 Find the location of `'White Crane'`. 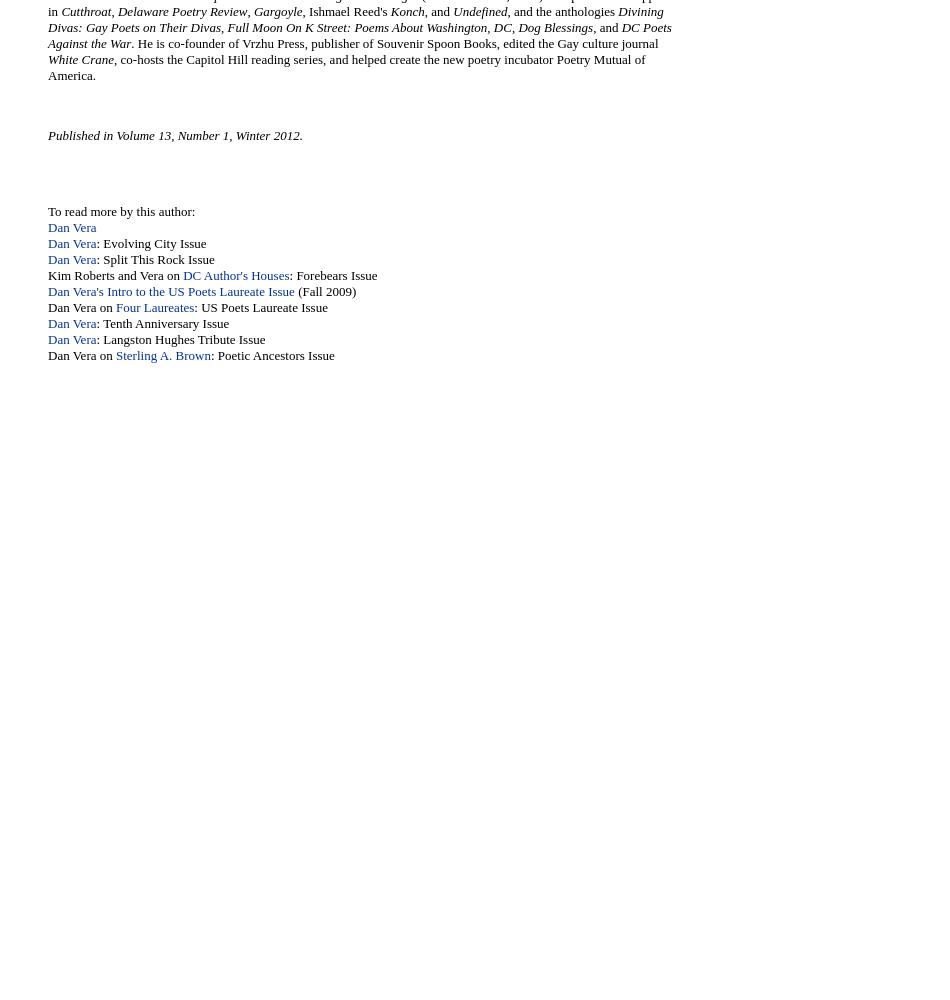

'White Crane' is located at coordinates (81, 59).